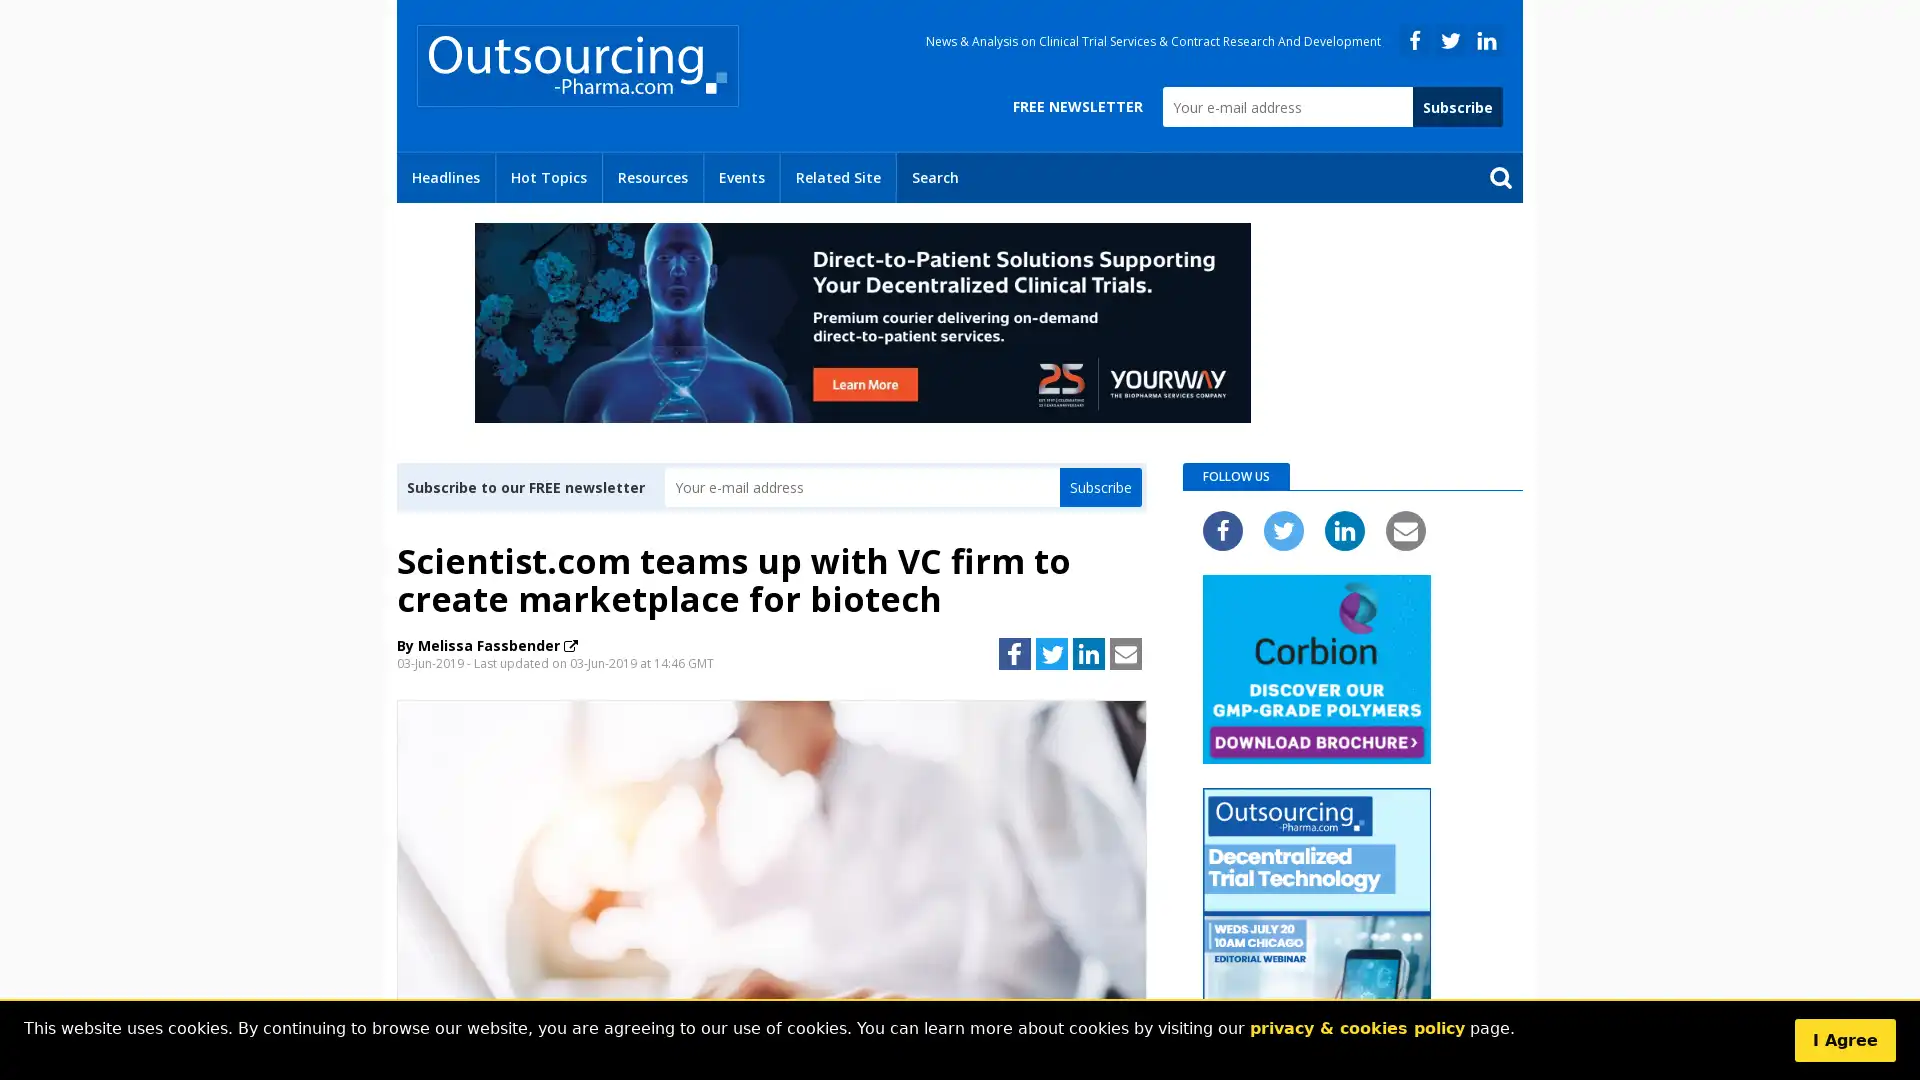  I want to click on Subscribe, so click(1458, 107).